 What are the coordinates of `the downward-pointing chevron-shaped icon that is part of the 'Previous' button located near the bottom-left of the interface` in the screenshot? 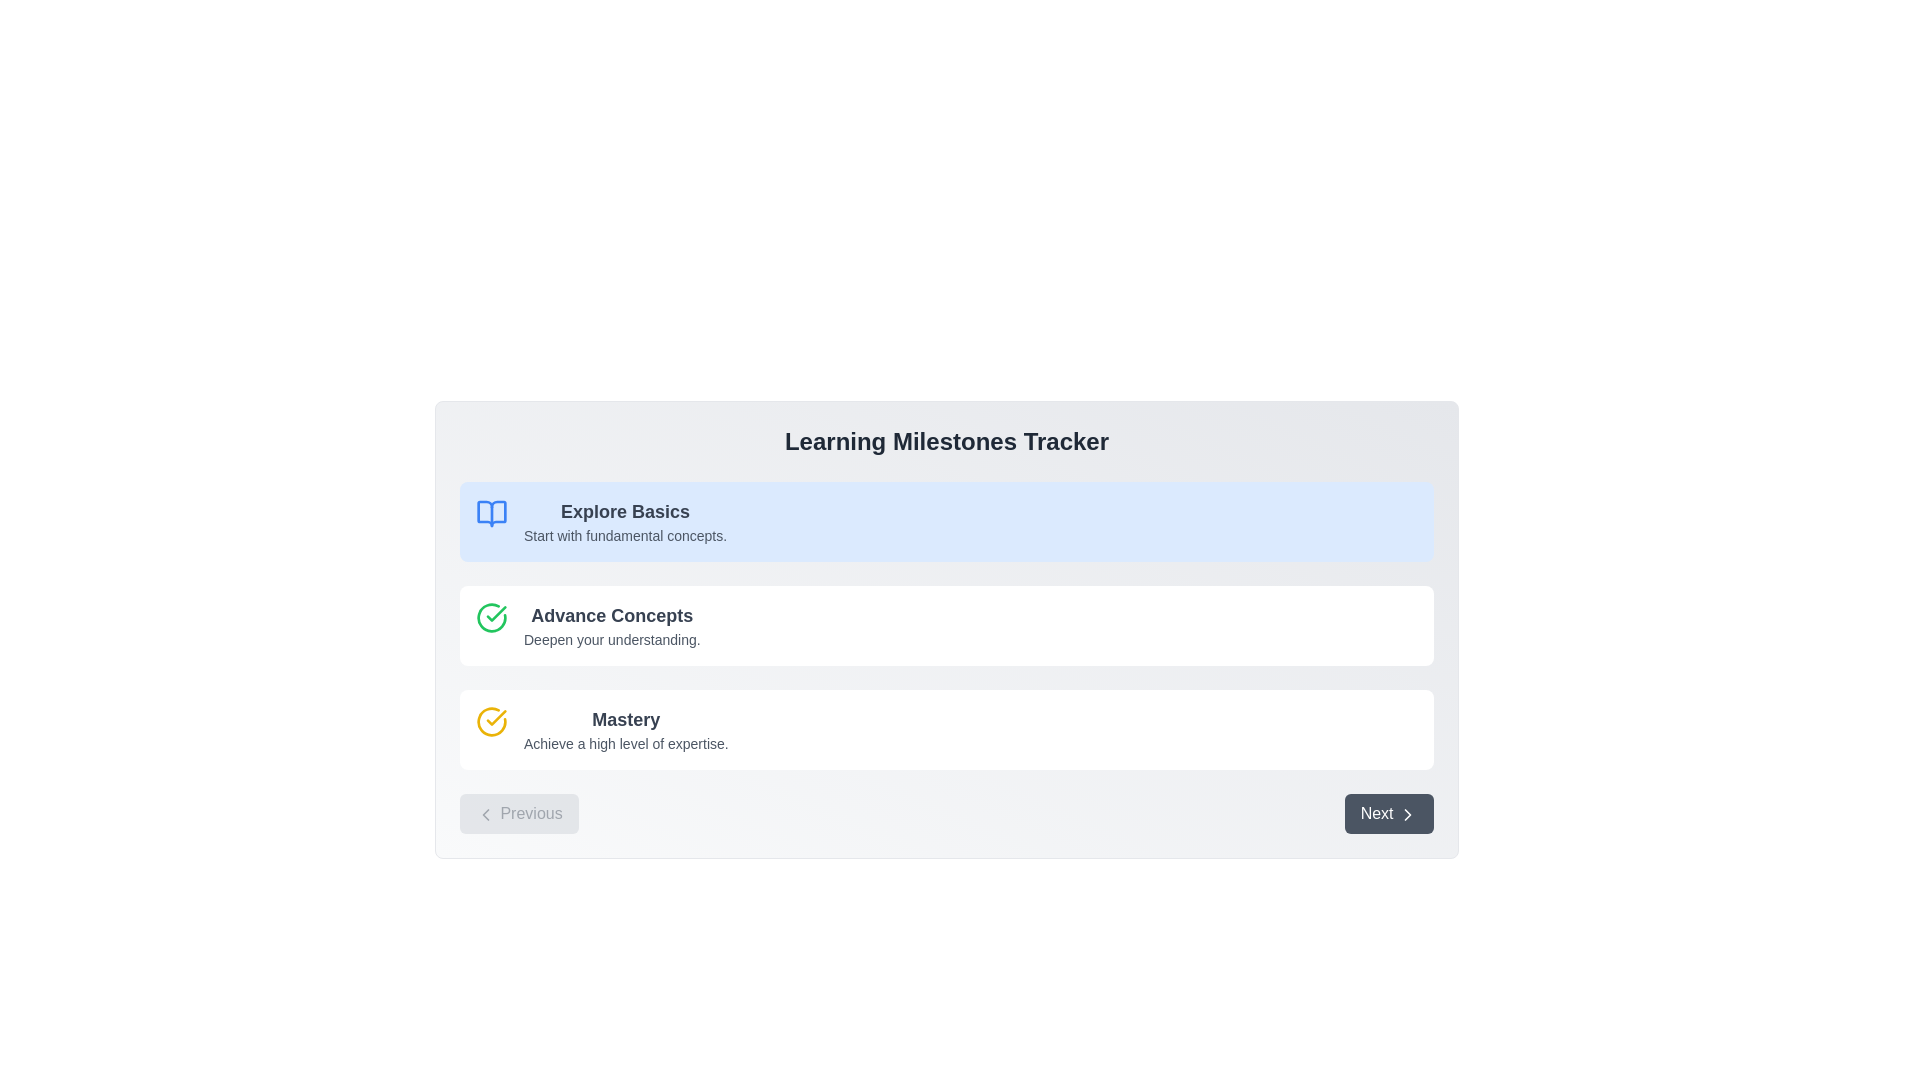 It's located at (485, 813).